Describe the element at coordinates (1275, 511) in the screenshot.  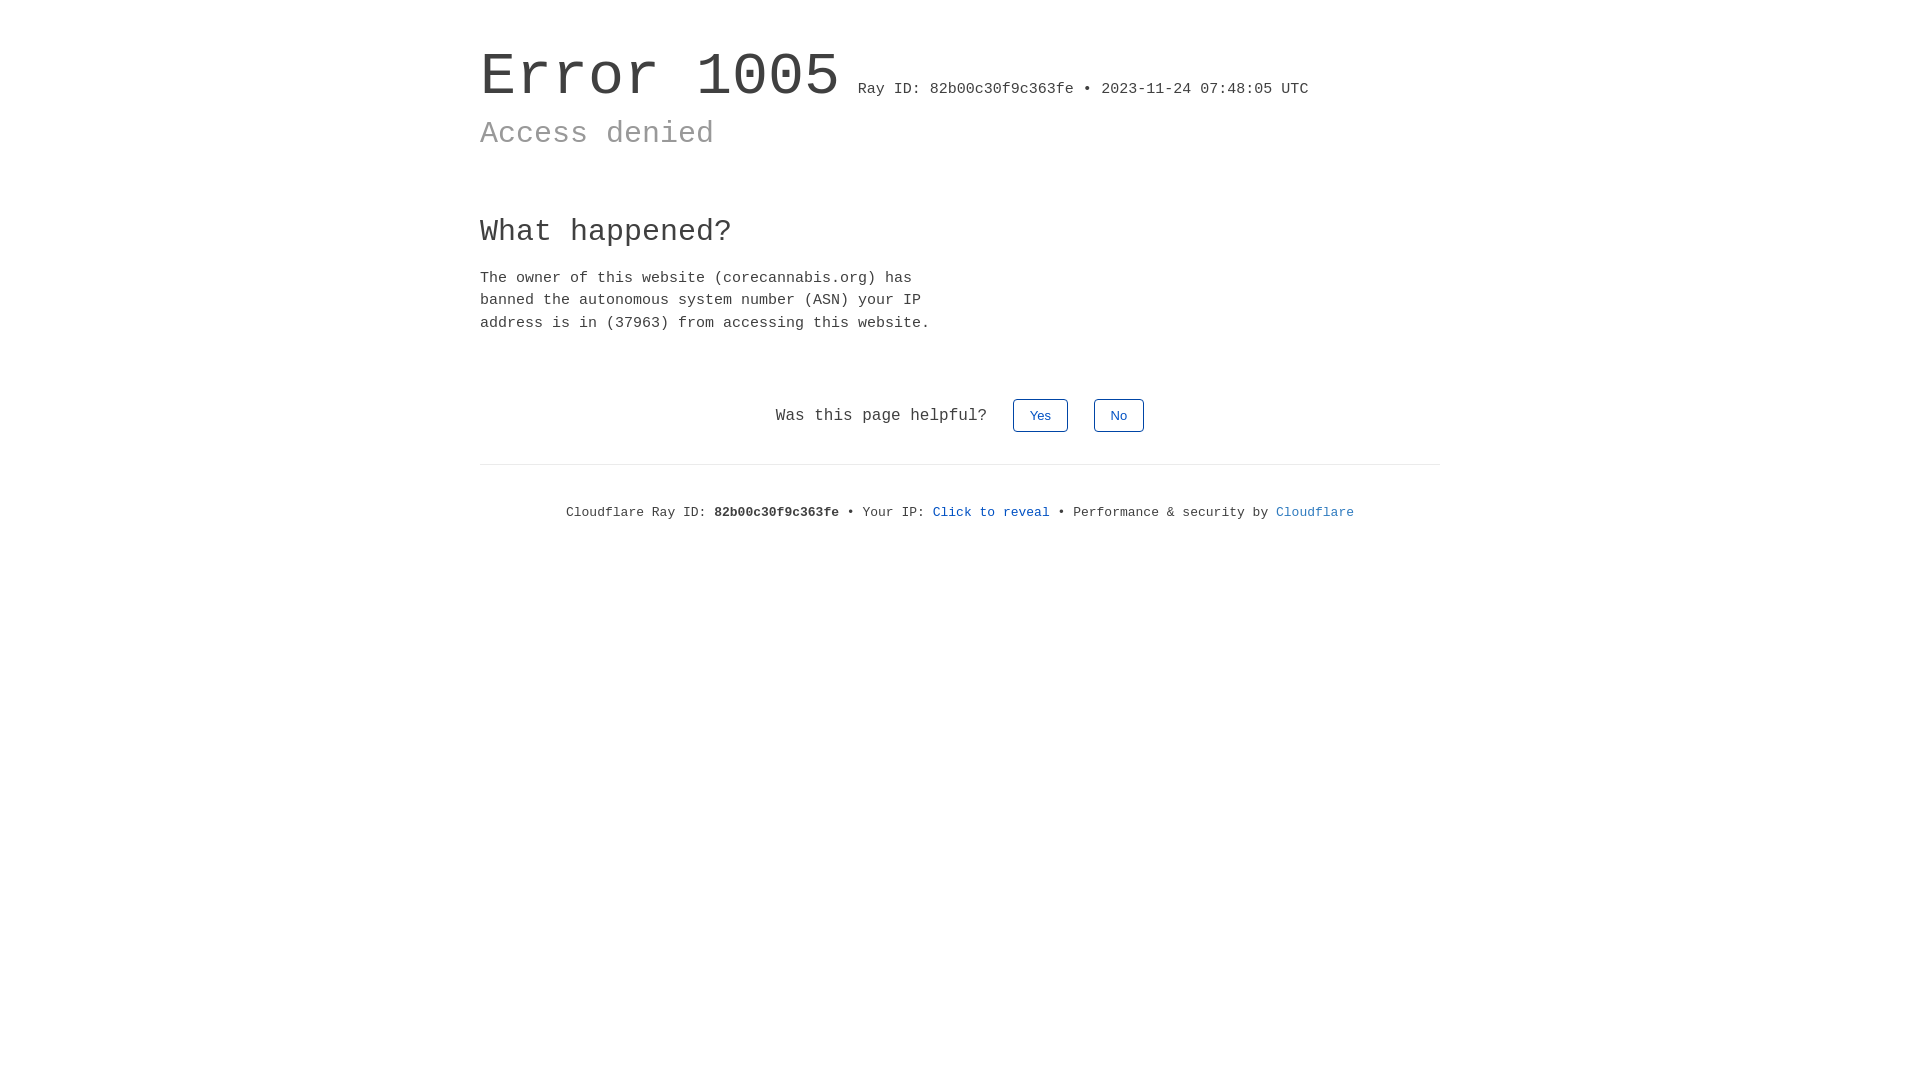
I see `'Cloudflare'` at that location.